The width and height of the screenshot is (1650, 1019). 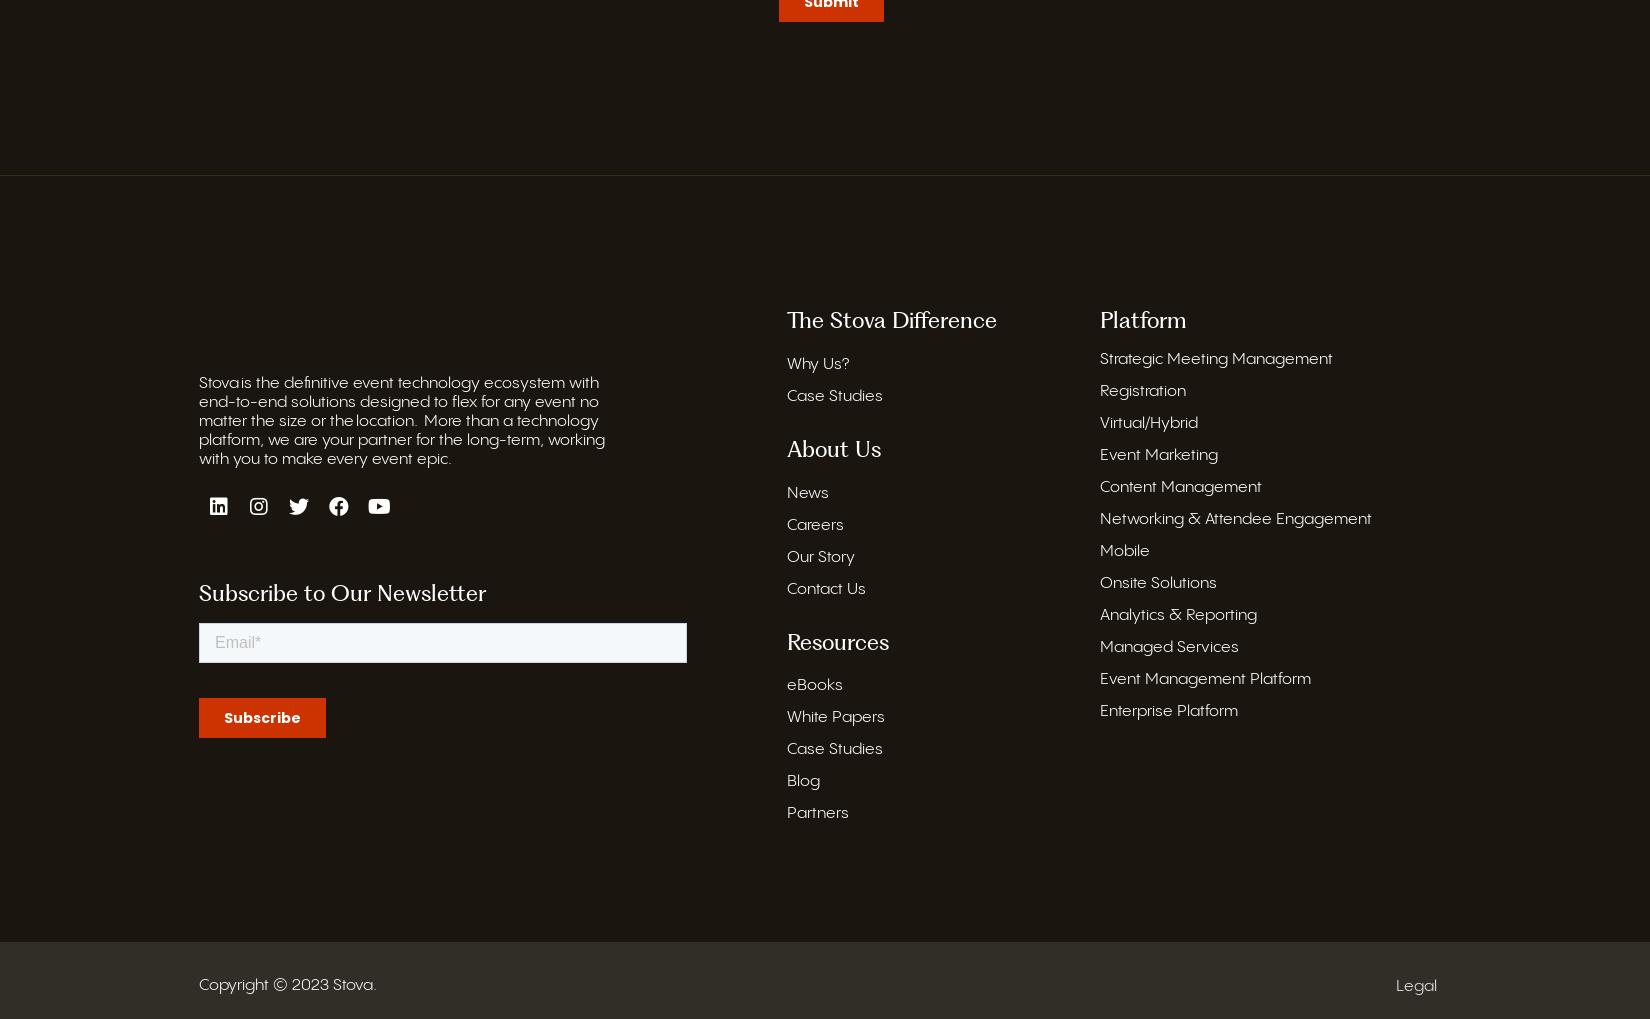 What do you see at coordinates (1158, 582) in the screenshot?
I see `'Onsite Solutions'` at bounding box center [1158, 582].